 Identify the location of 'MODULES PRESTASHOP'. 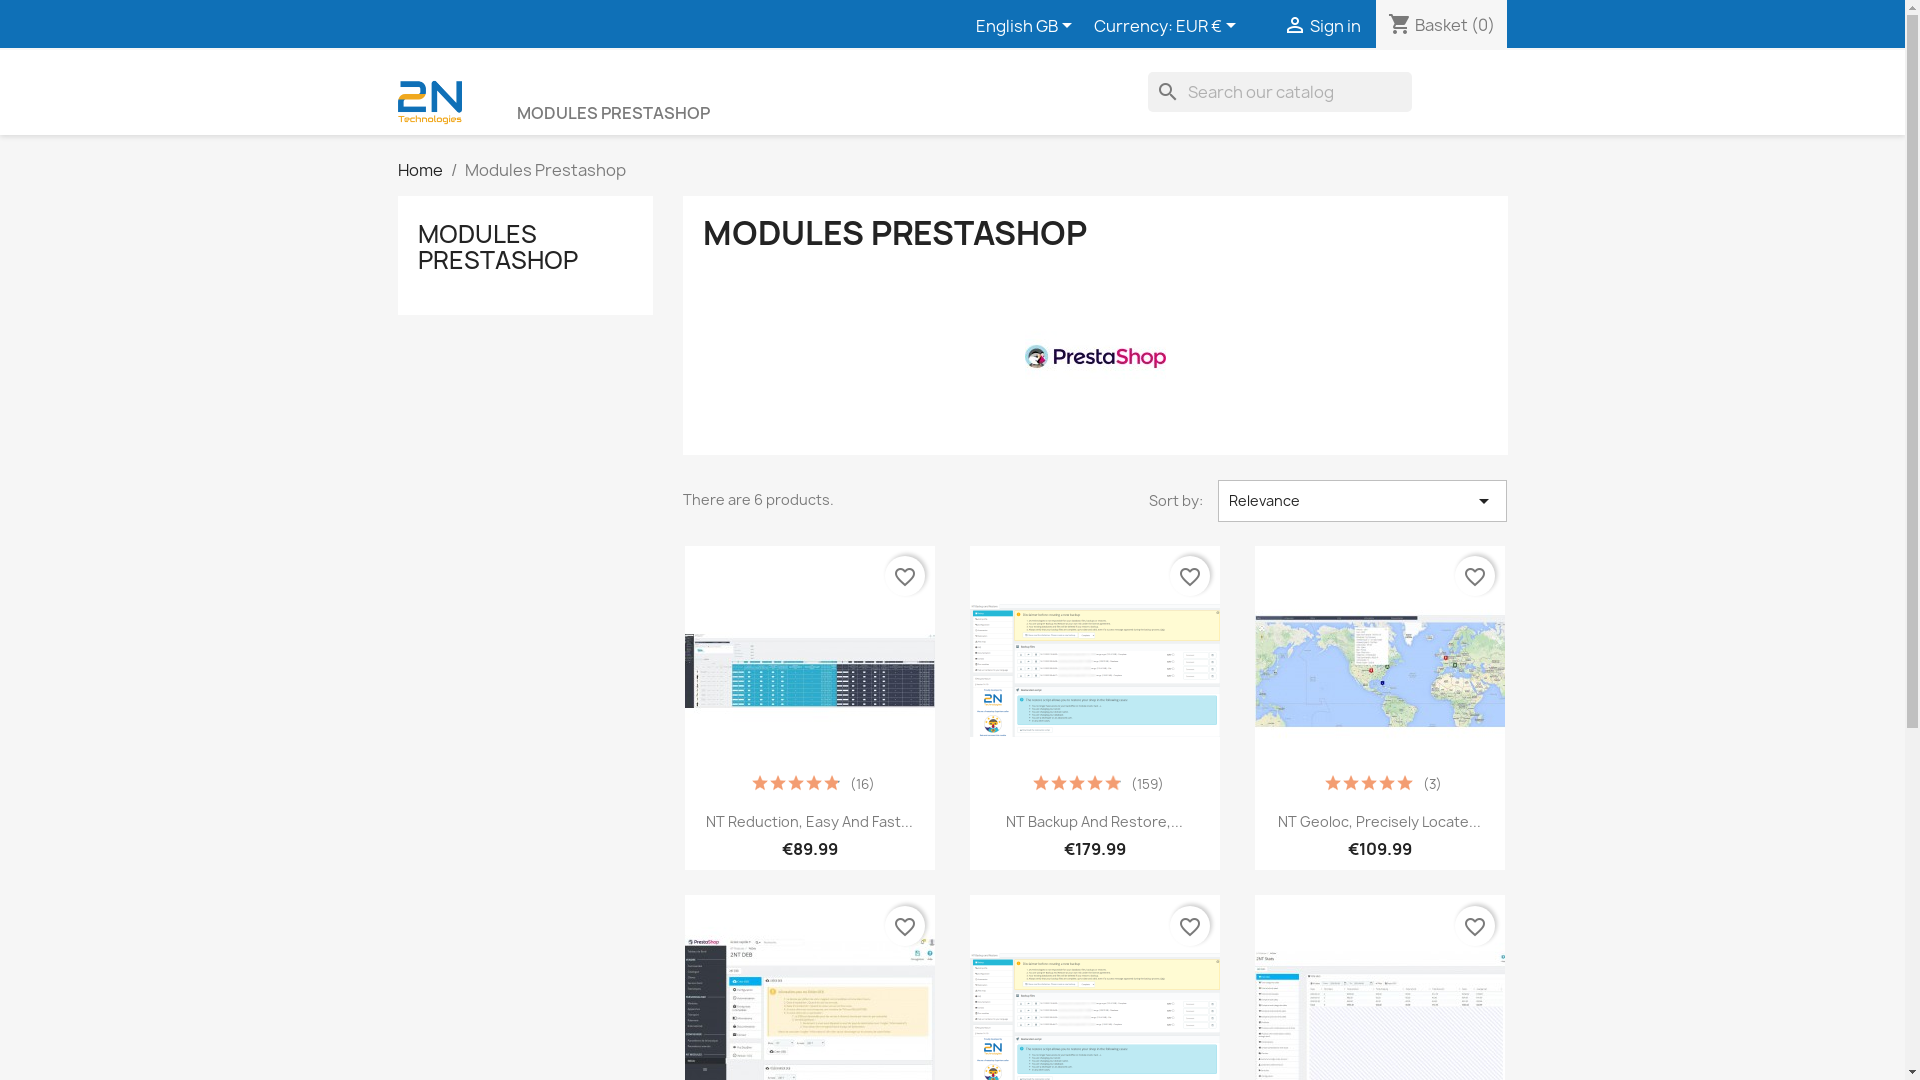
(498, 245).